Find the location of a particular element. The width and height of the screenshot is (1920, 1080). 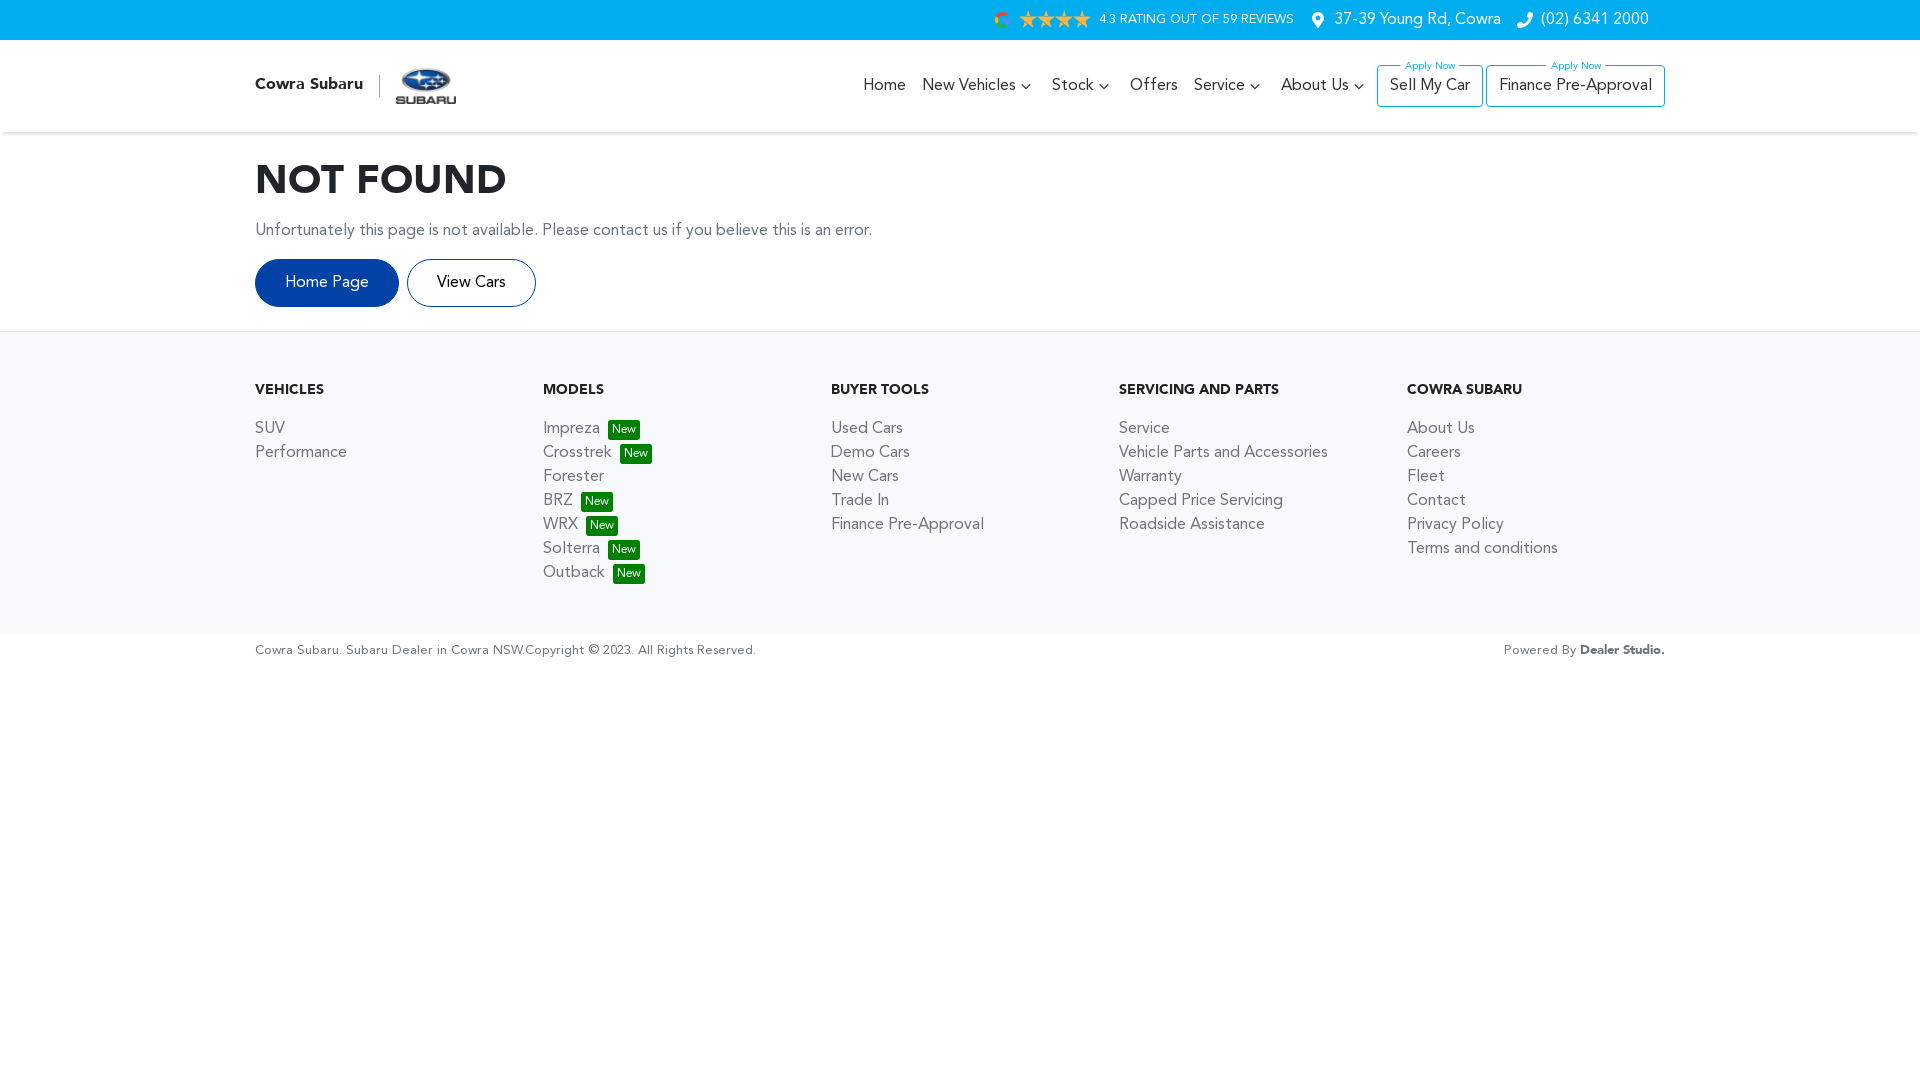

'Capped Price Servicing' is located at coordinates (1200, 500).